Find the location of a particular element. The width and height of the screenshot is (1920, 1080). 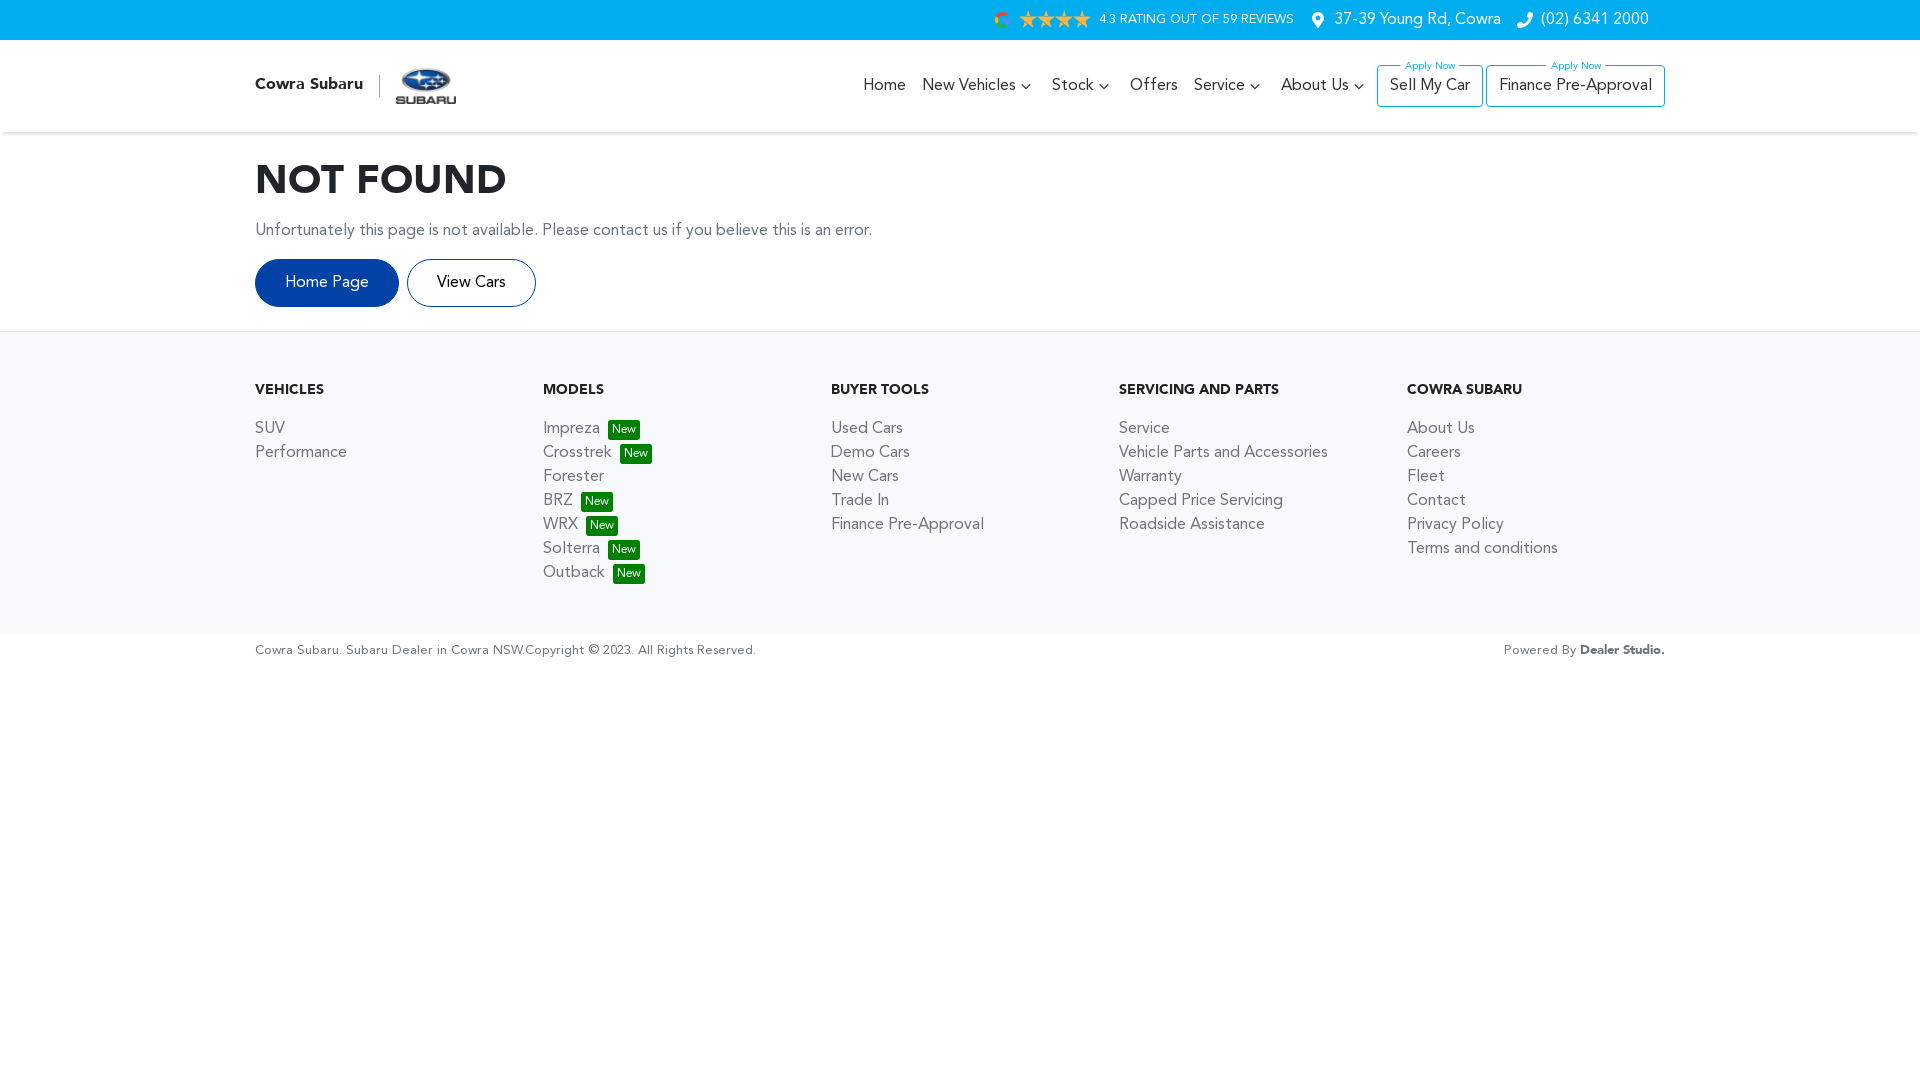

'Capped Price Servicing' is located at coordinates (1200, 500).